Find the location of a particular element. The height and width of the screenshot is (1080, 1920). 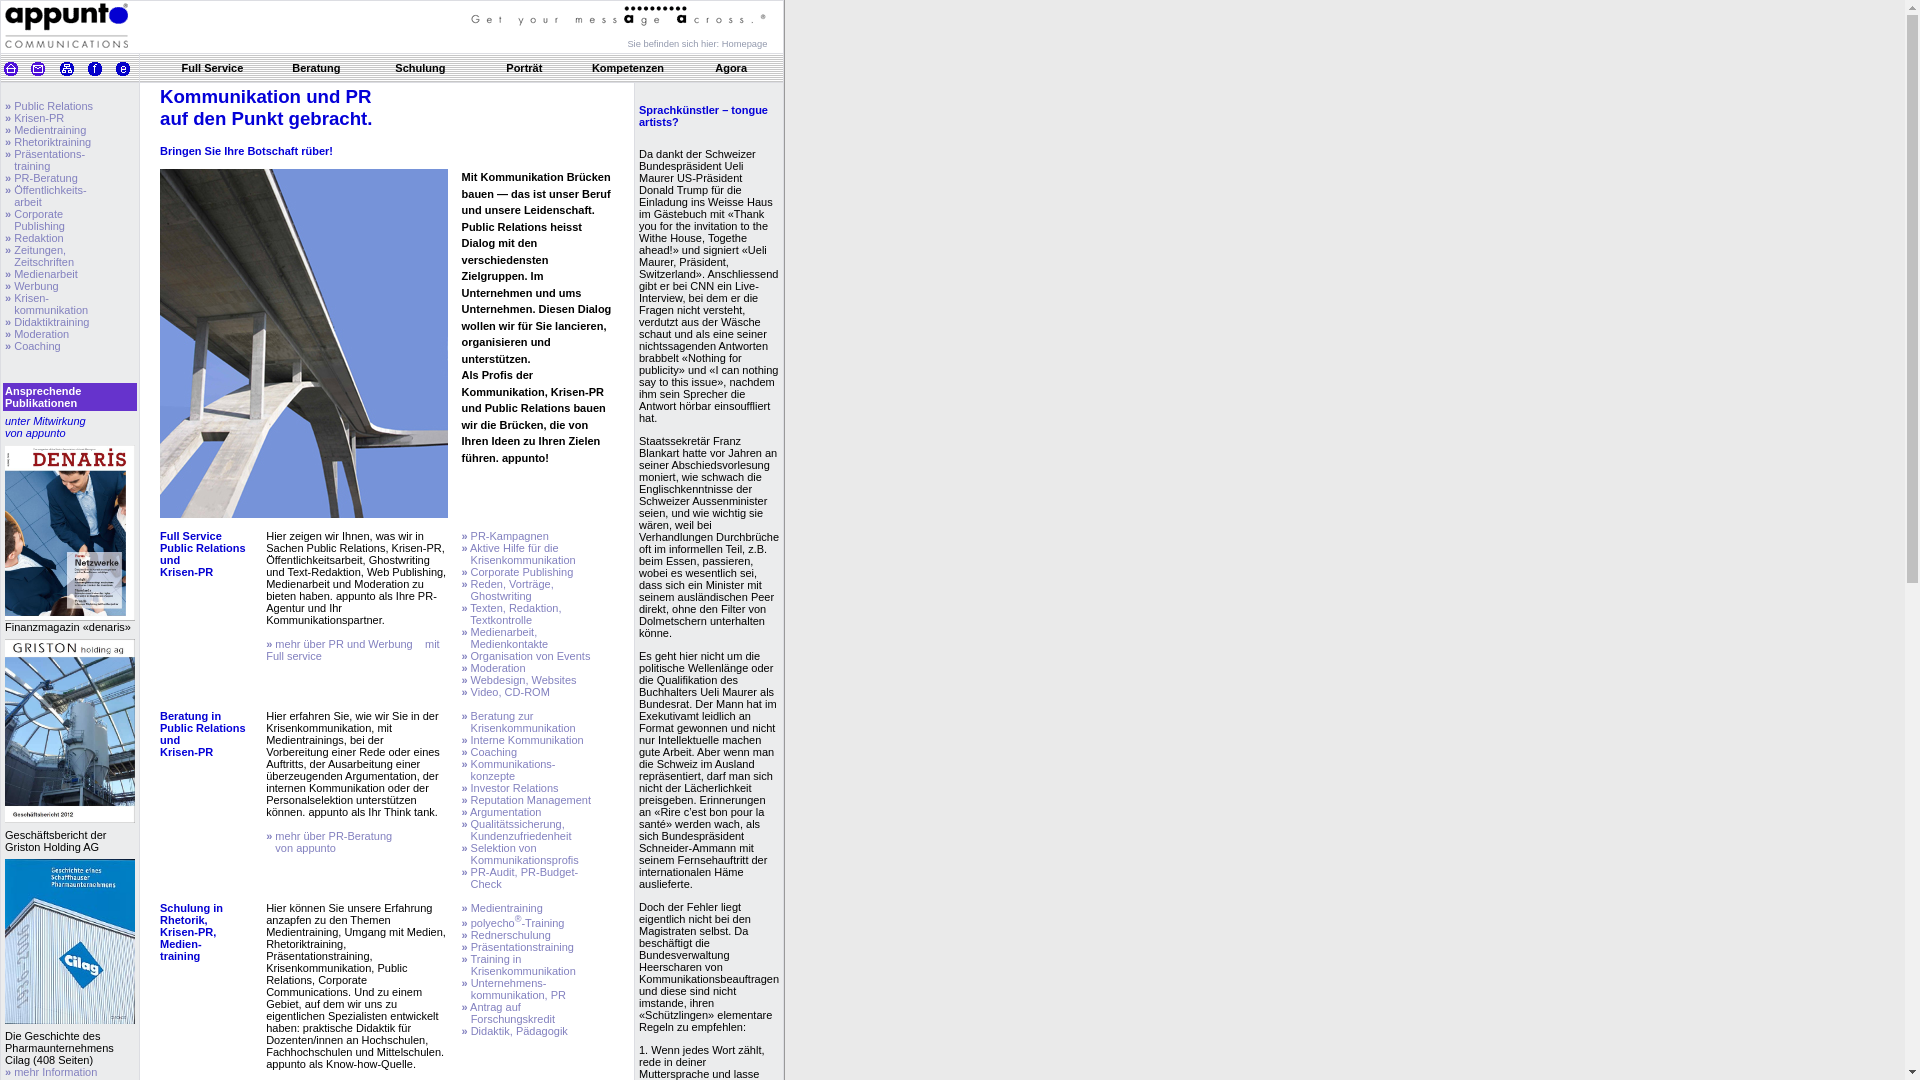

' Didaktiktraining' is located at coordinates (49, 320).